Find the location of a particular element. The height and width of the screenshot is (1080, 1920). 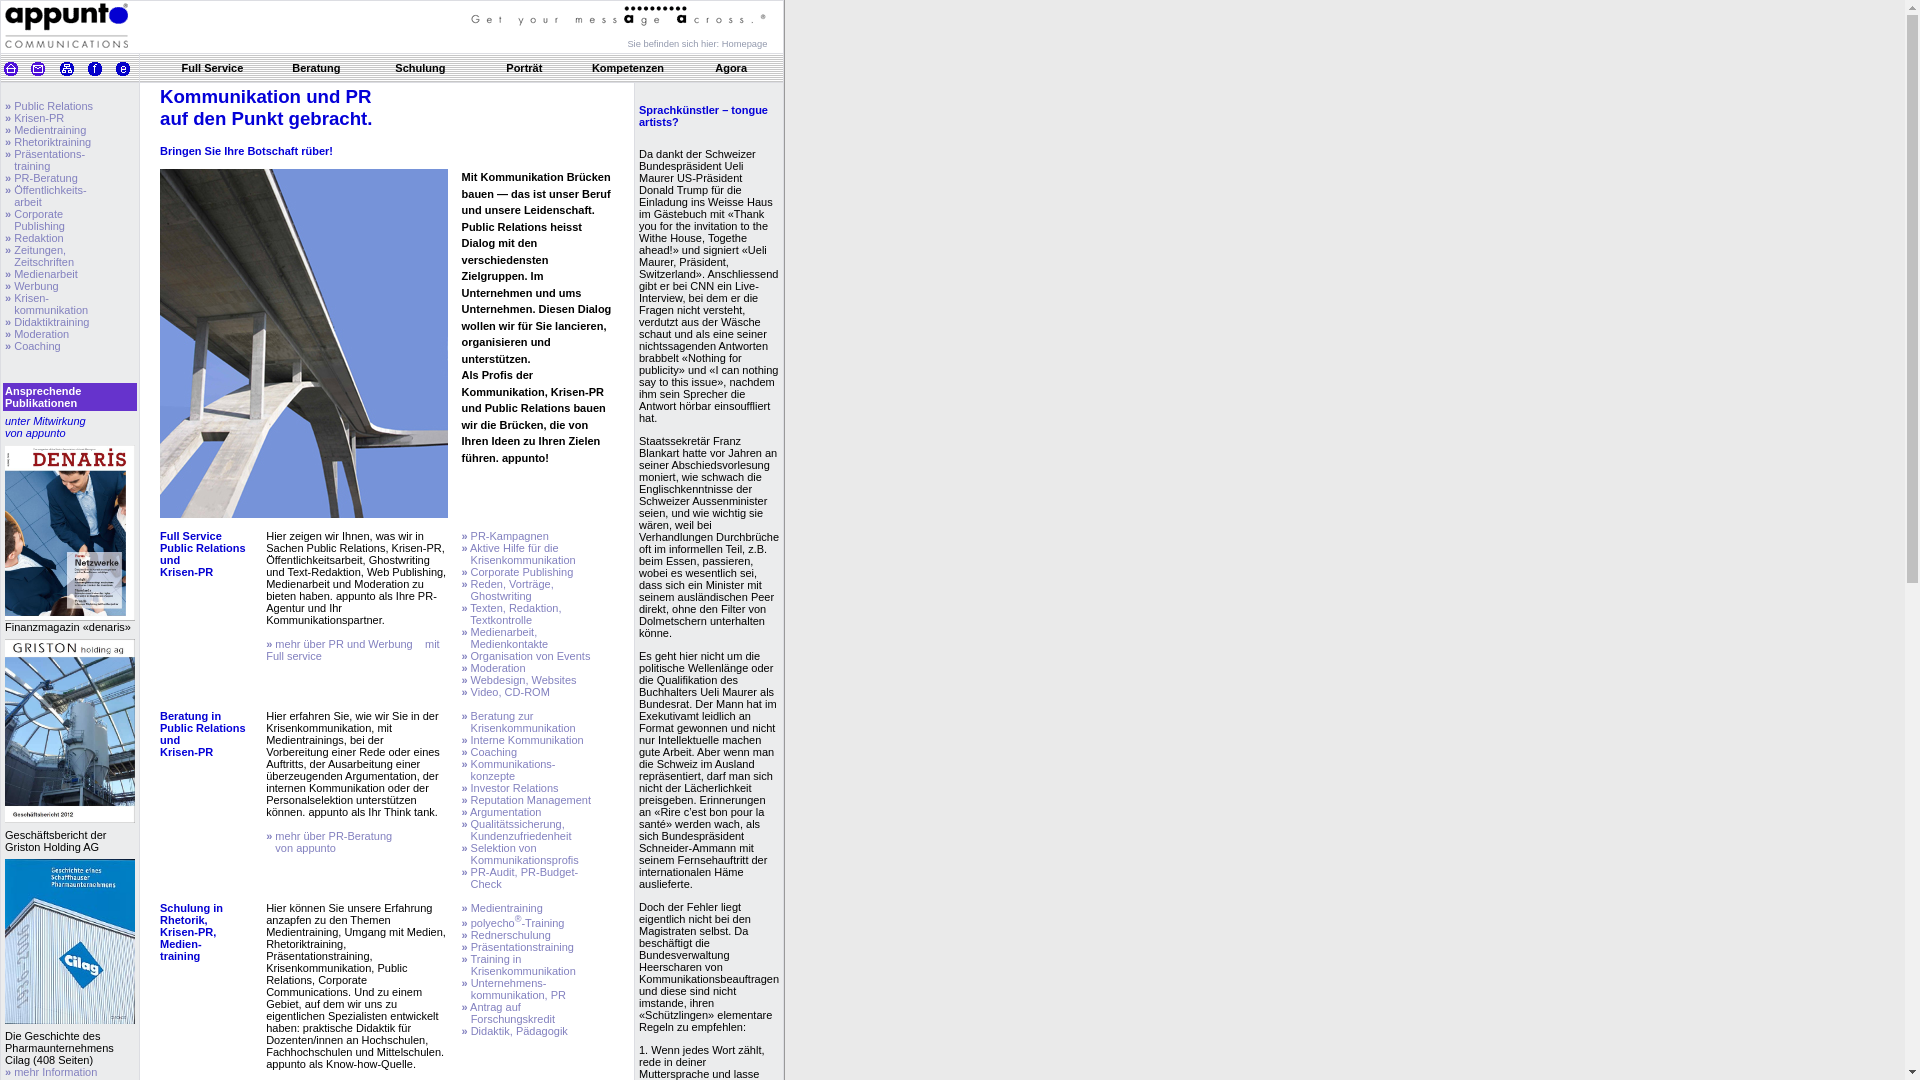

' Didaktiktraining' is located at coordinates (49, 320).